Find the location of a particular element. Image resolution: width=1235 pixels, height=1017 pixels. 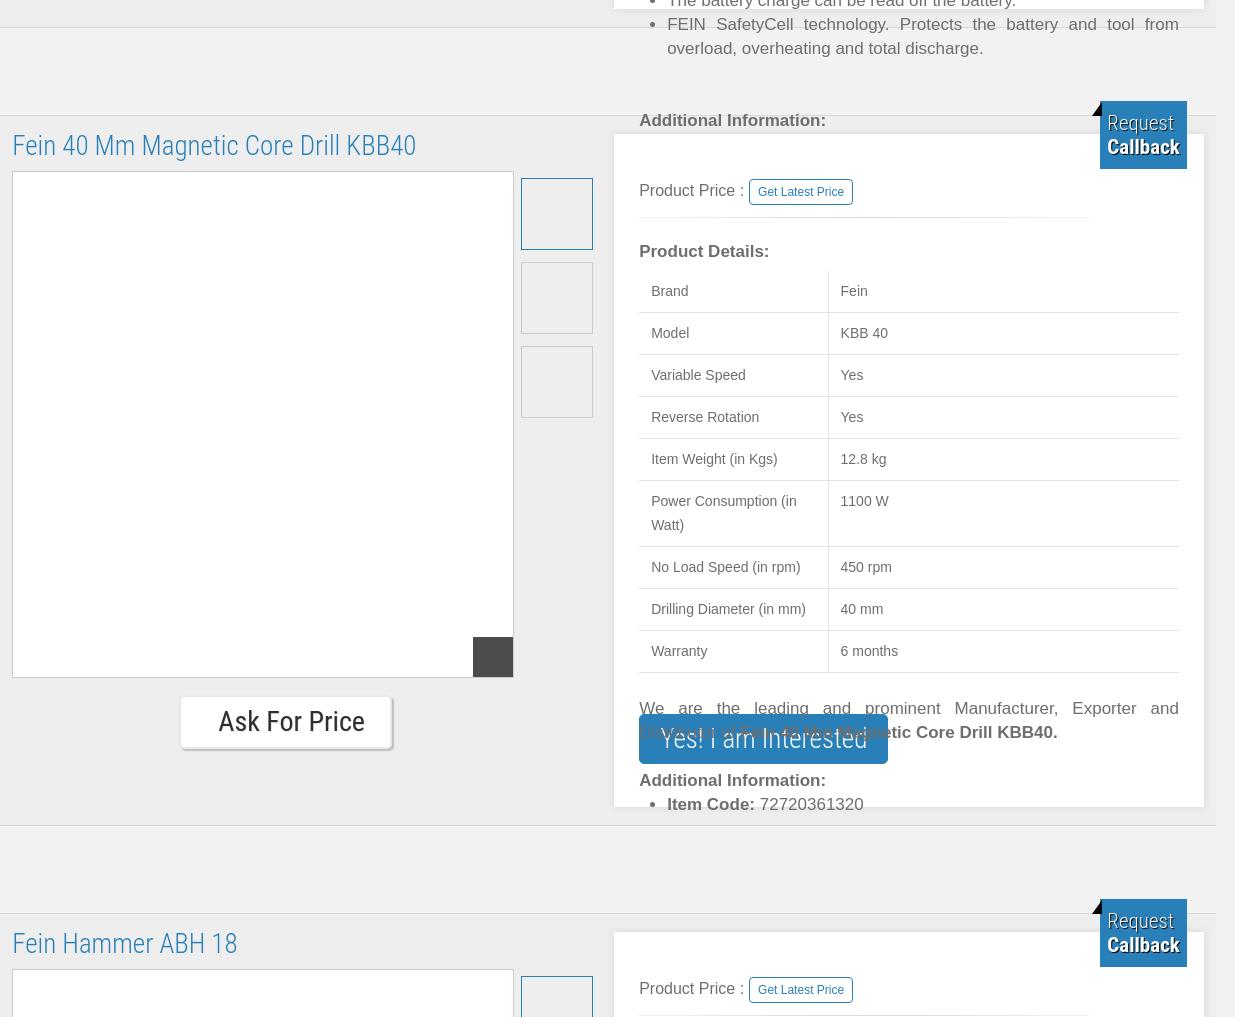

'KBB 40' is located at coordinates (863, 332).